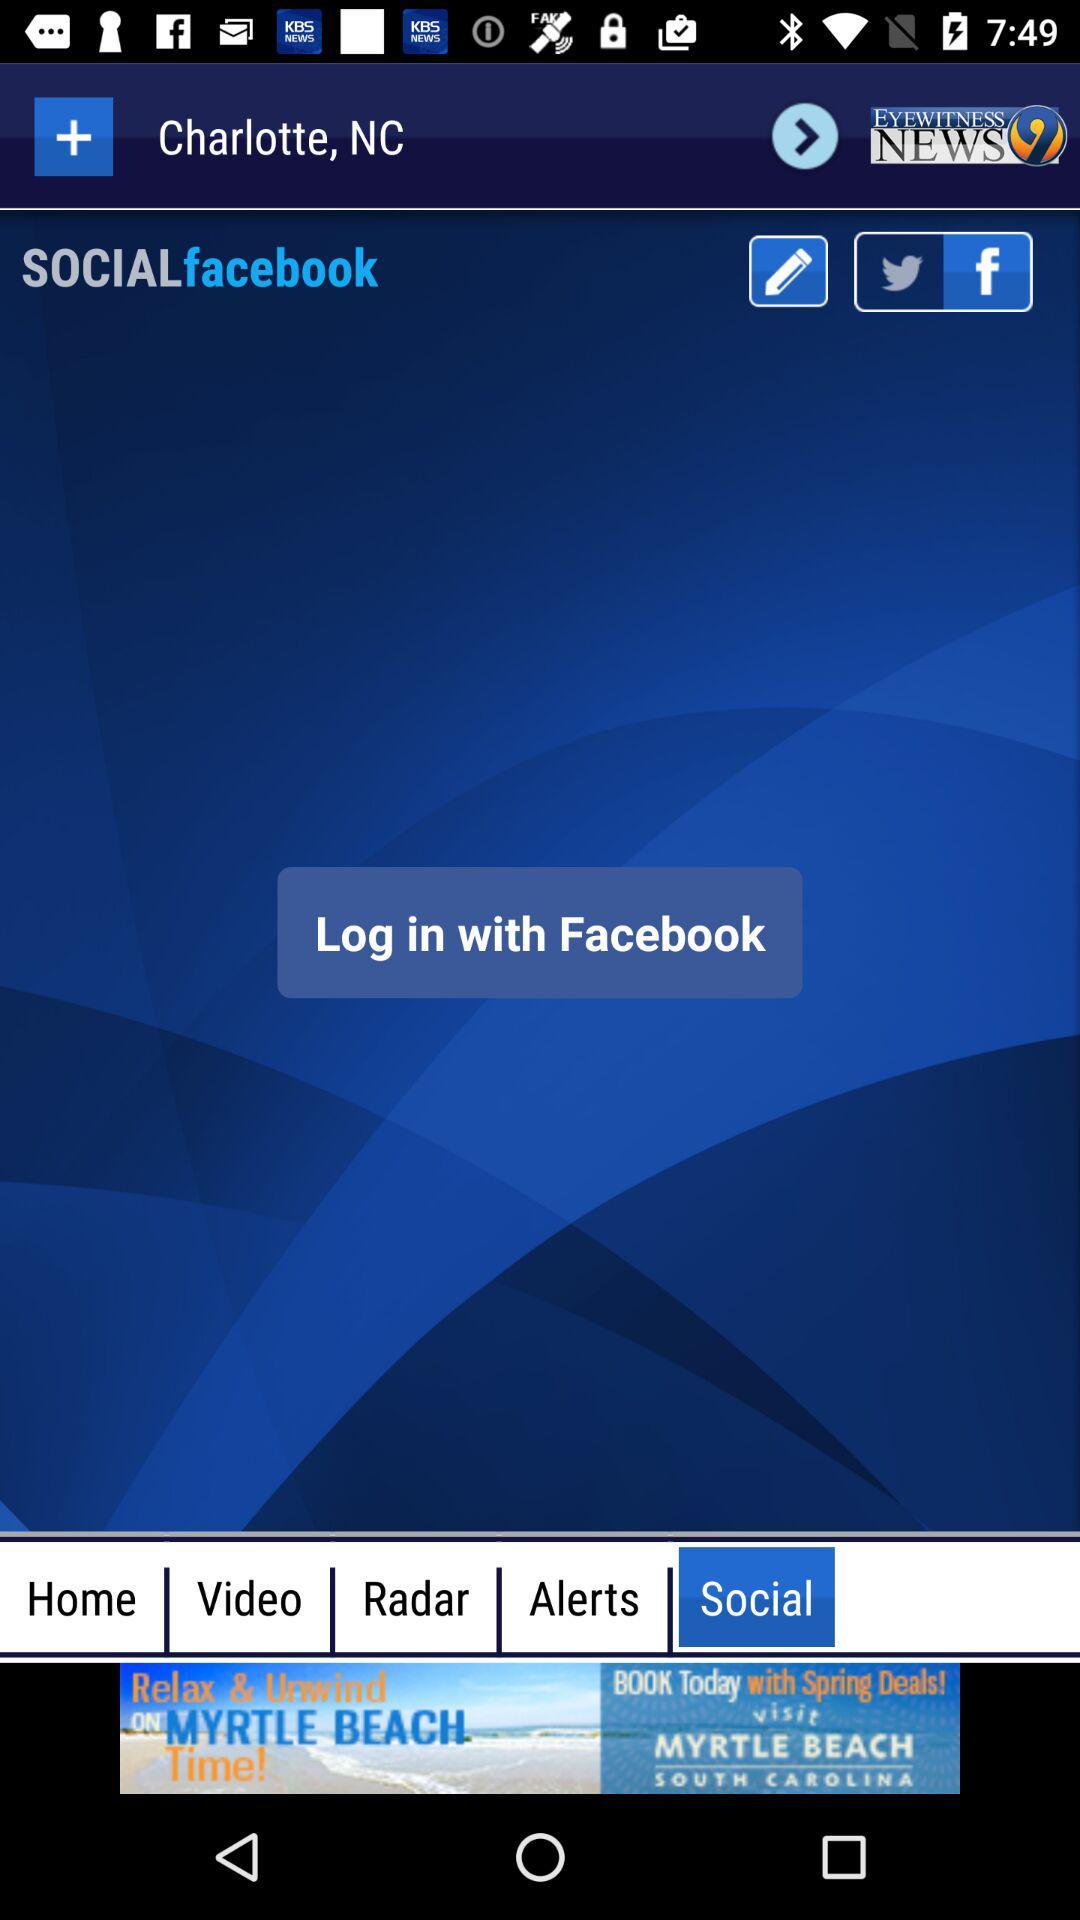 This screenshot has width=1080, height=1920. I want to click on location, so click(72, 135).